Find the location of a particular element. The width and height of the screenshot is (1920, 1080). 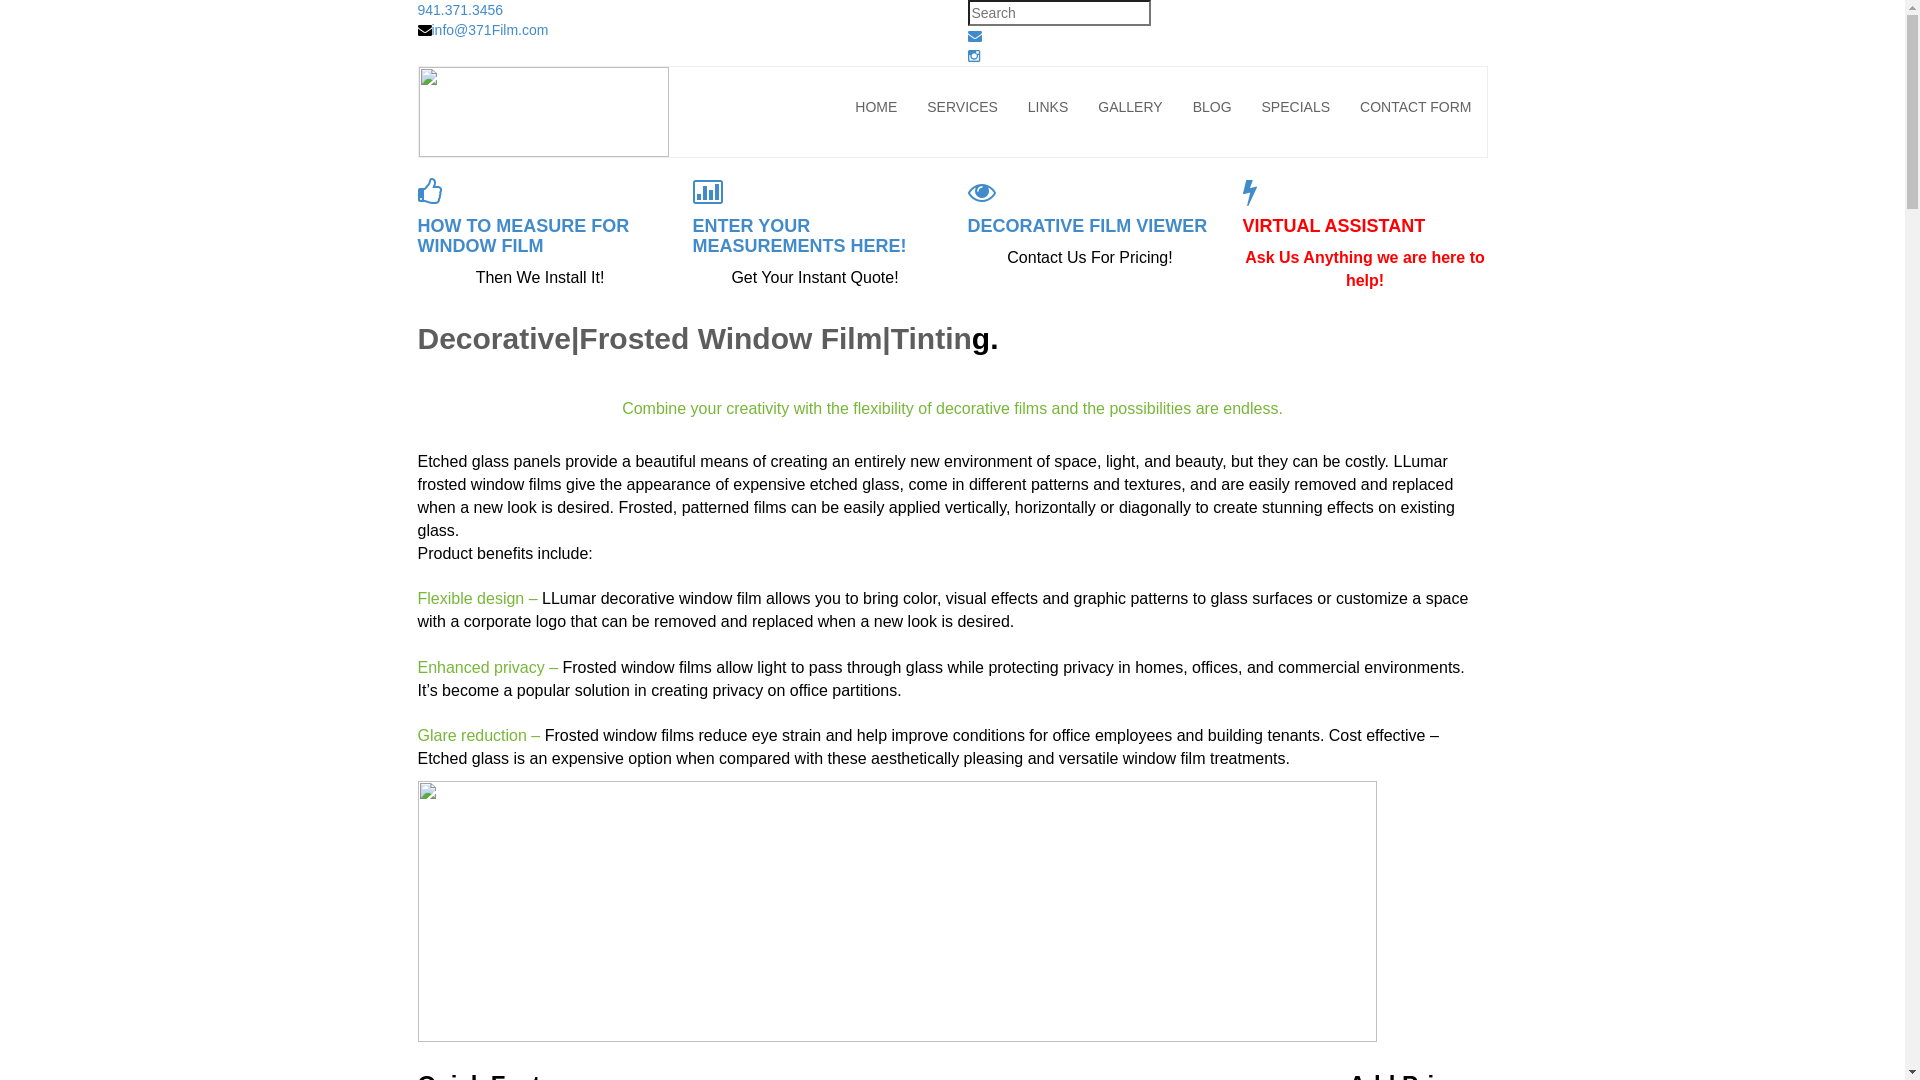

'941.371.3456' is located at coordinates (416, 10).